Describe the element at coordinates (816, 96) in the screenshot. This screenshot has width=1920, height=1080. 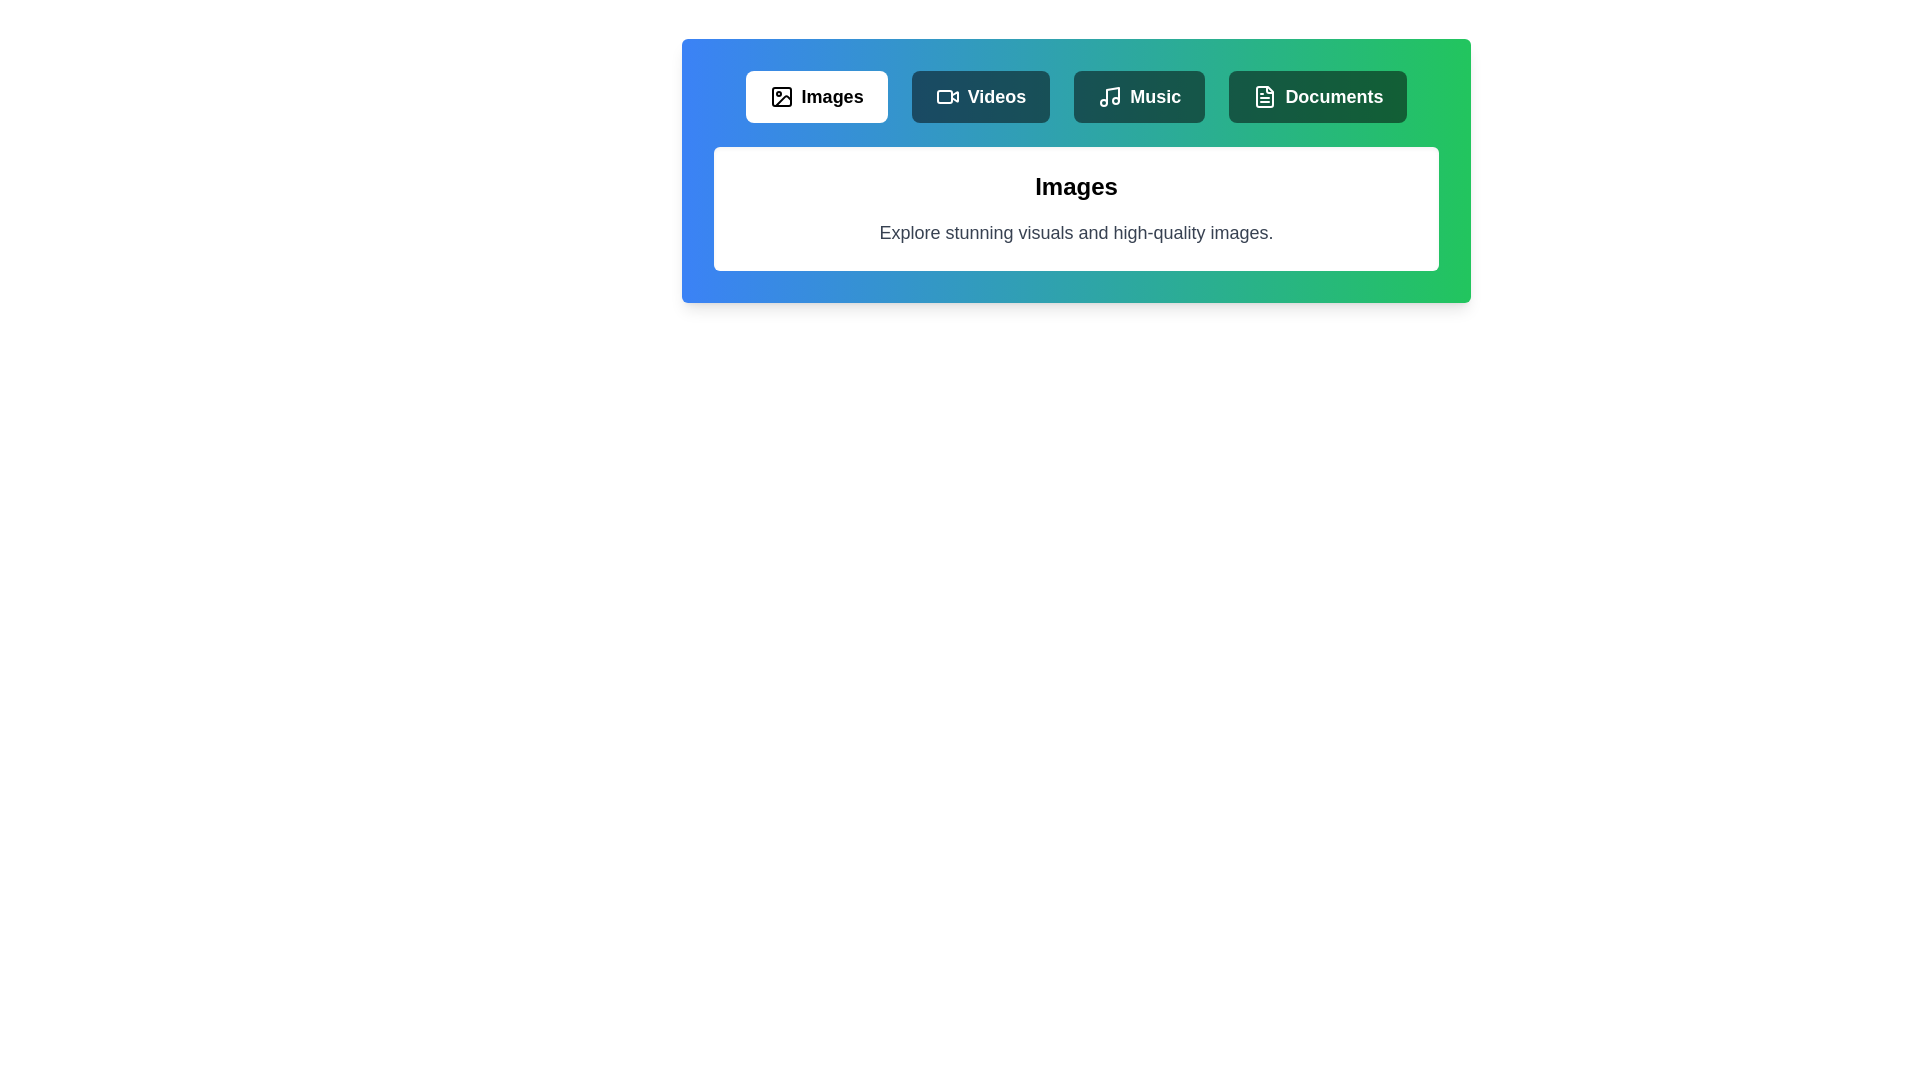
I see `the Images tab` at that location.